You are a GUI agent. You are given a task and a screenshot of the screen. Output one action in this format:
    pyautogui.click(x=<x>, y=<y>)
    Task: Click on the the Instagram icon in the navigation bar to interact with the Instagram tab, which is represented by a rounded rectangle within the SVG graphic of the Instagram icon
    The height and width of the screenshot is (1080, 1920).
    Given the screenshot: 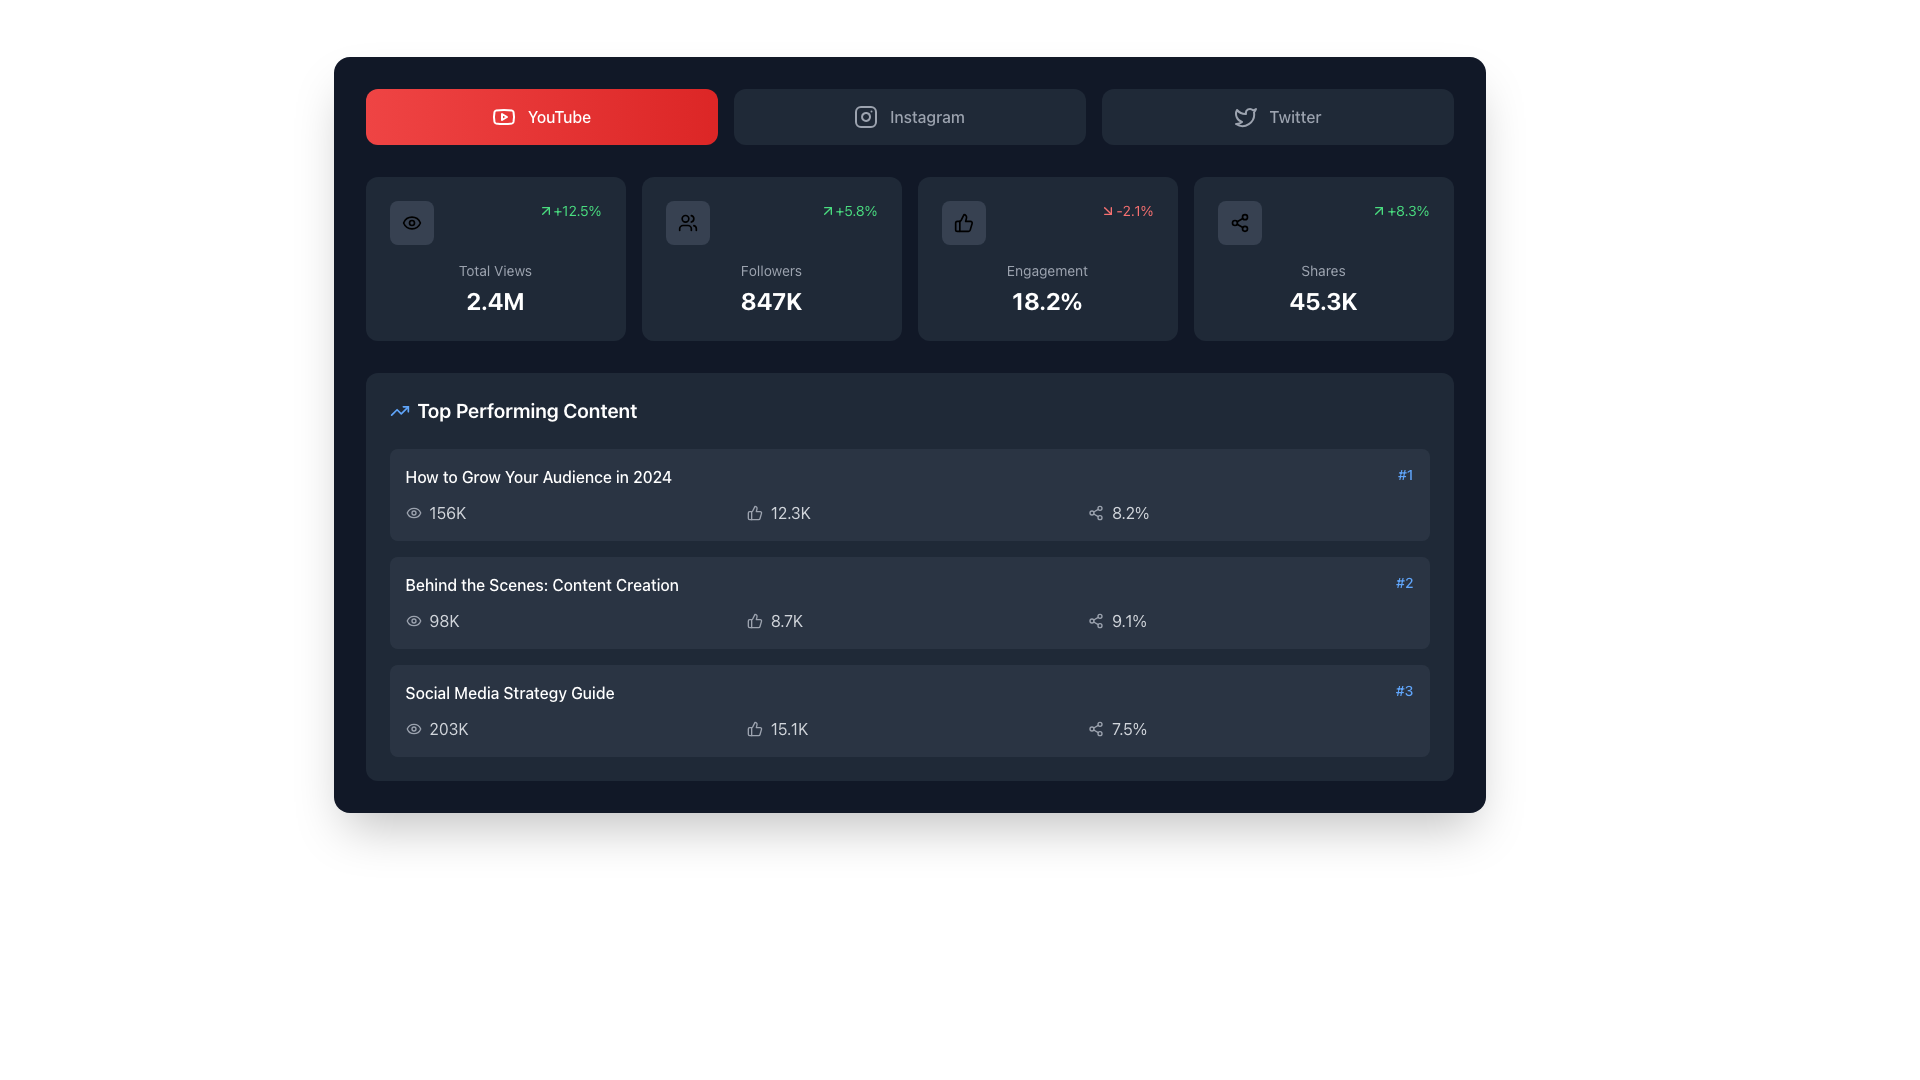 What is the action you would take?
    pyautogui.click(x=865, y=116)
    